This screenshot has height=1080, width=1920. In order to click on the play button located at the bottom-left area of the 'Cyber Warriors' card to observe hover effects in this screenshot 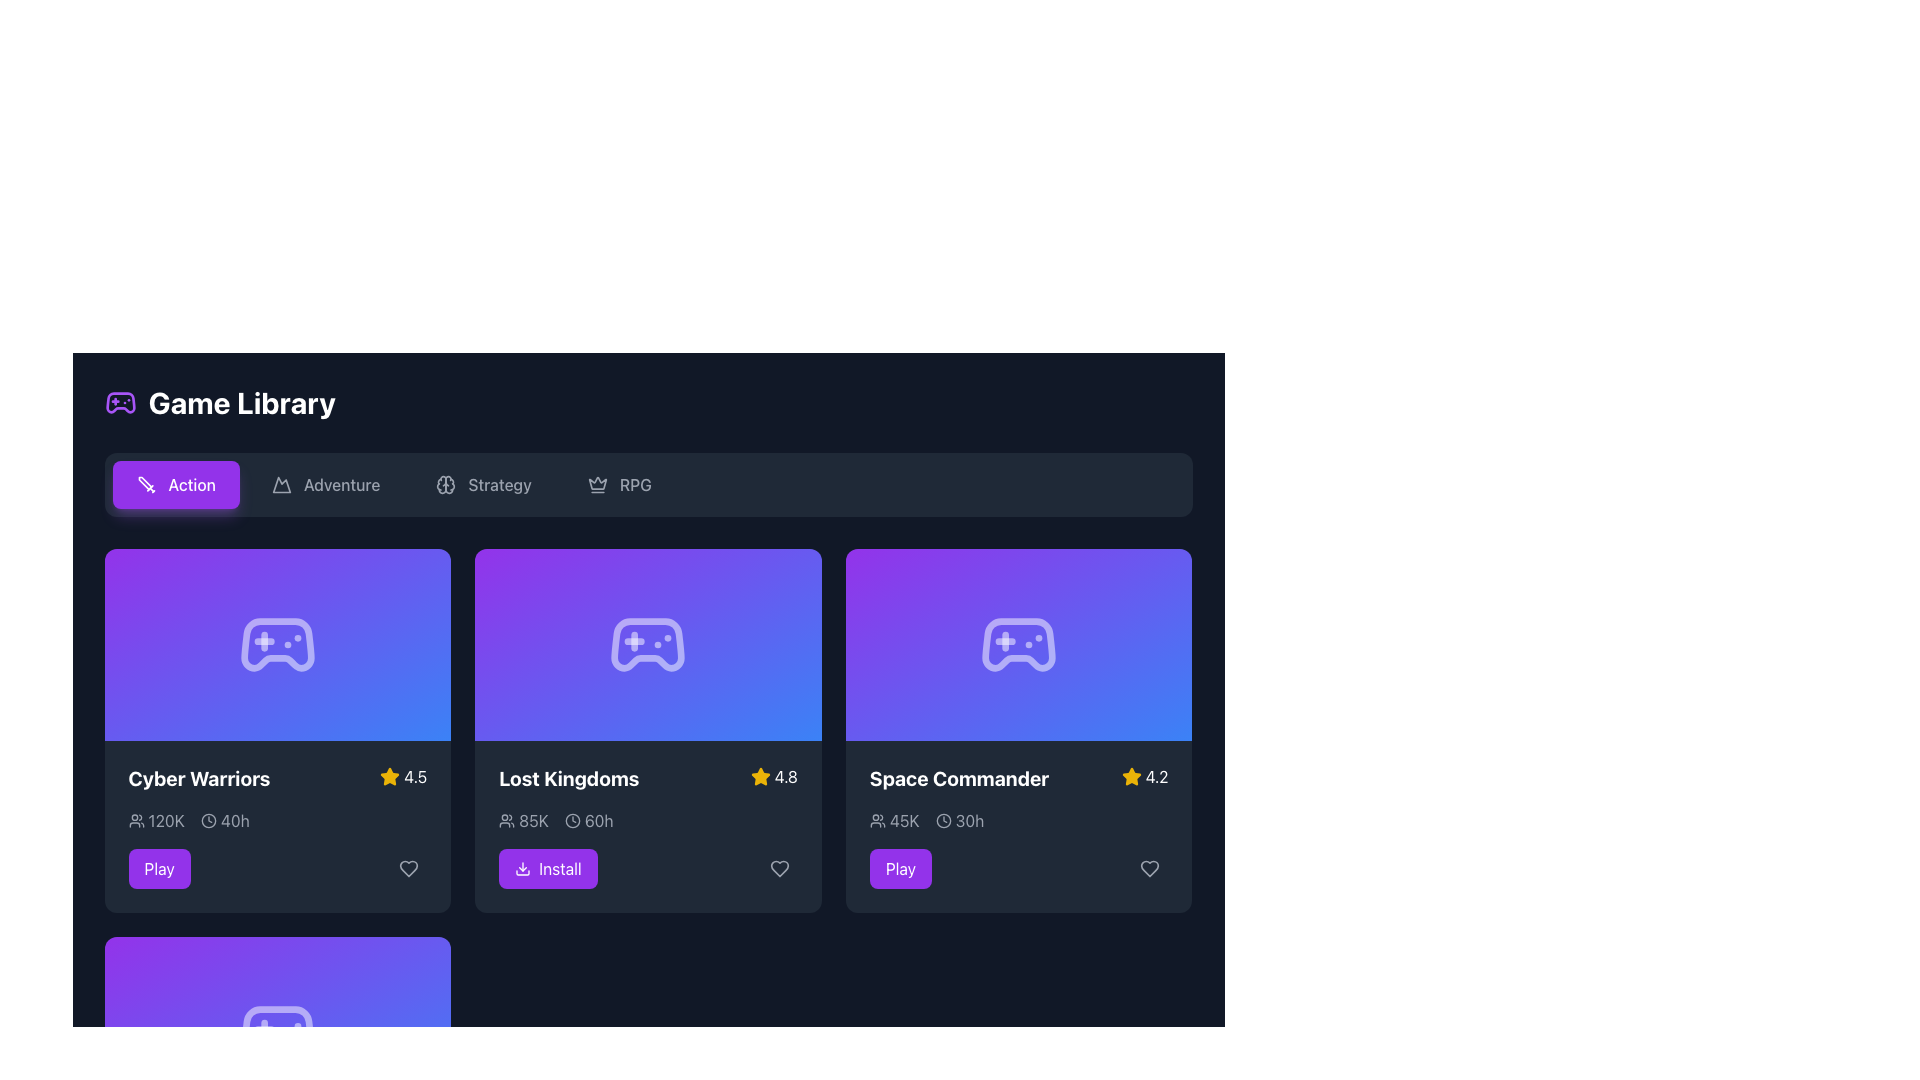, I will do `click(158, 867)`.